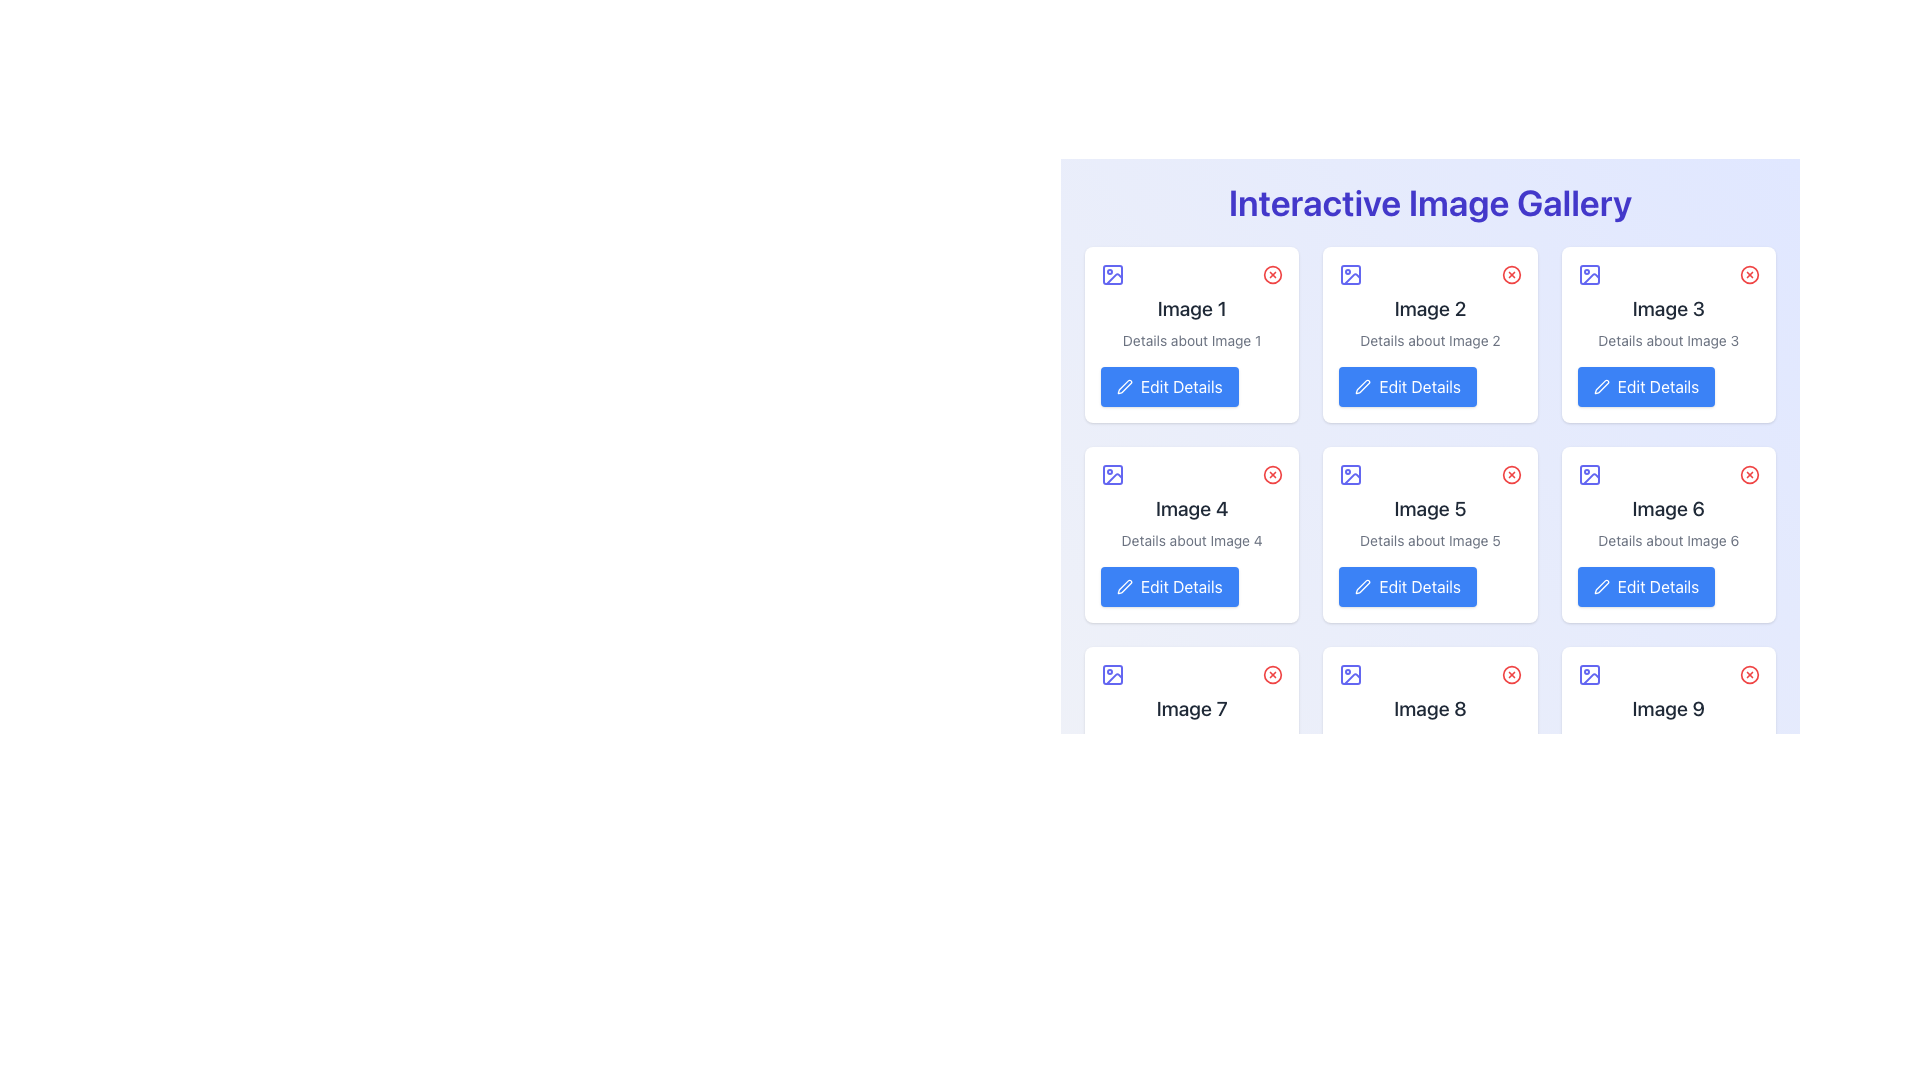  I want to click on the red outlined circular icon button resembling a 'close' or 'remove' button located in the upper-right corner of the card labeled 'Image 3', so click(1748, 274).